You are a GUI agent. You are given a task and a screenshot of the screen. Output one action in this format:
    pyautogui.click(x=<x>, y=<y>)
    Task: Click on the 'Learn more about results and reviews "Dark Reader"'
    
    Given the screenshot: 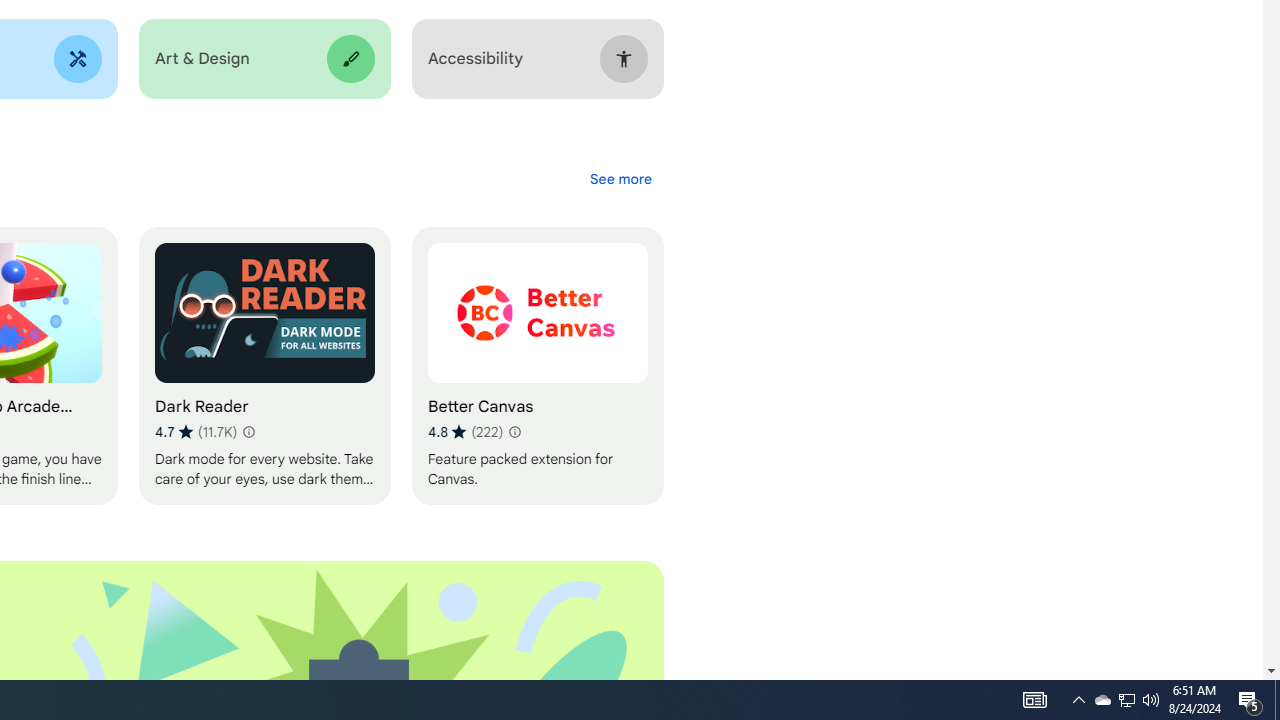 What is the action you would take?
    pyautogui.click(x=246, y=431)
    